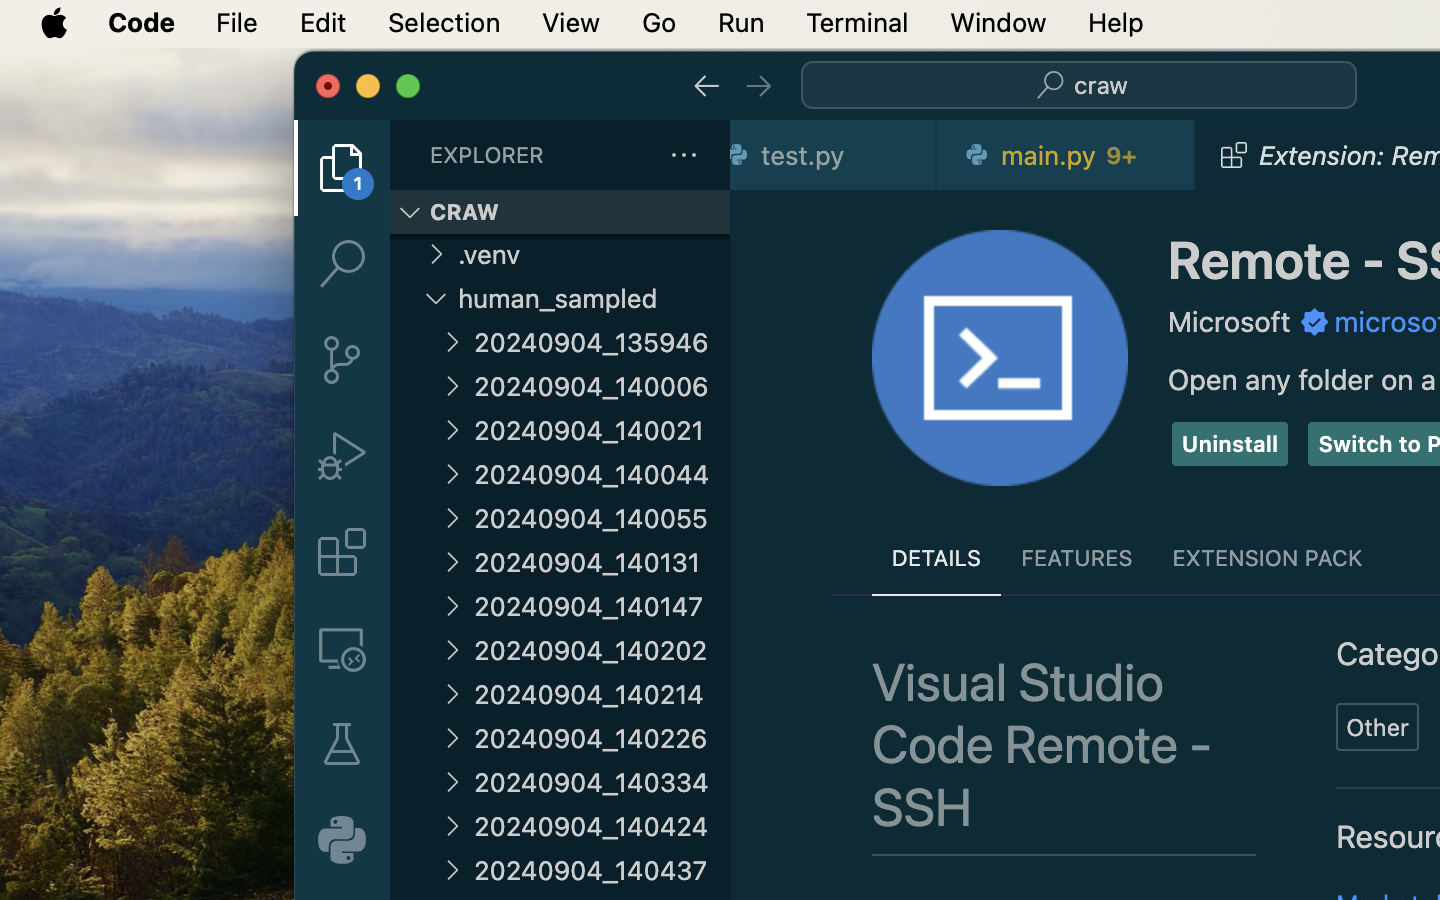 This screenshot has height=900, width=1440. Describe the element at coordinates (601, 605) in the screenshot. I see `'20240904_140147'` at that location.